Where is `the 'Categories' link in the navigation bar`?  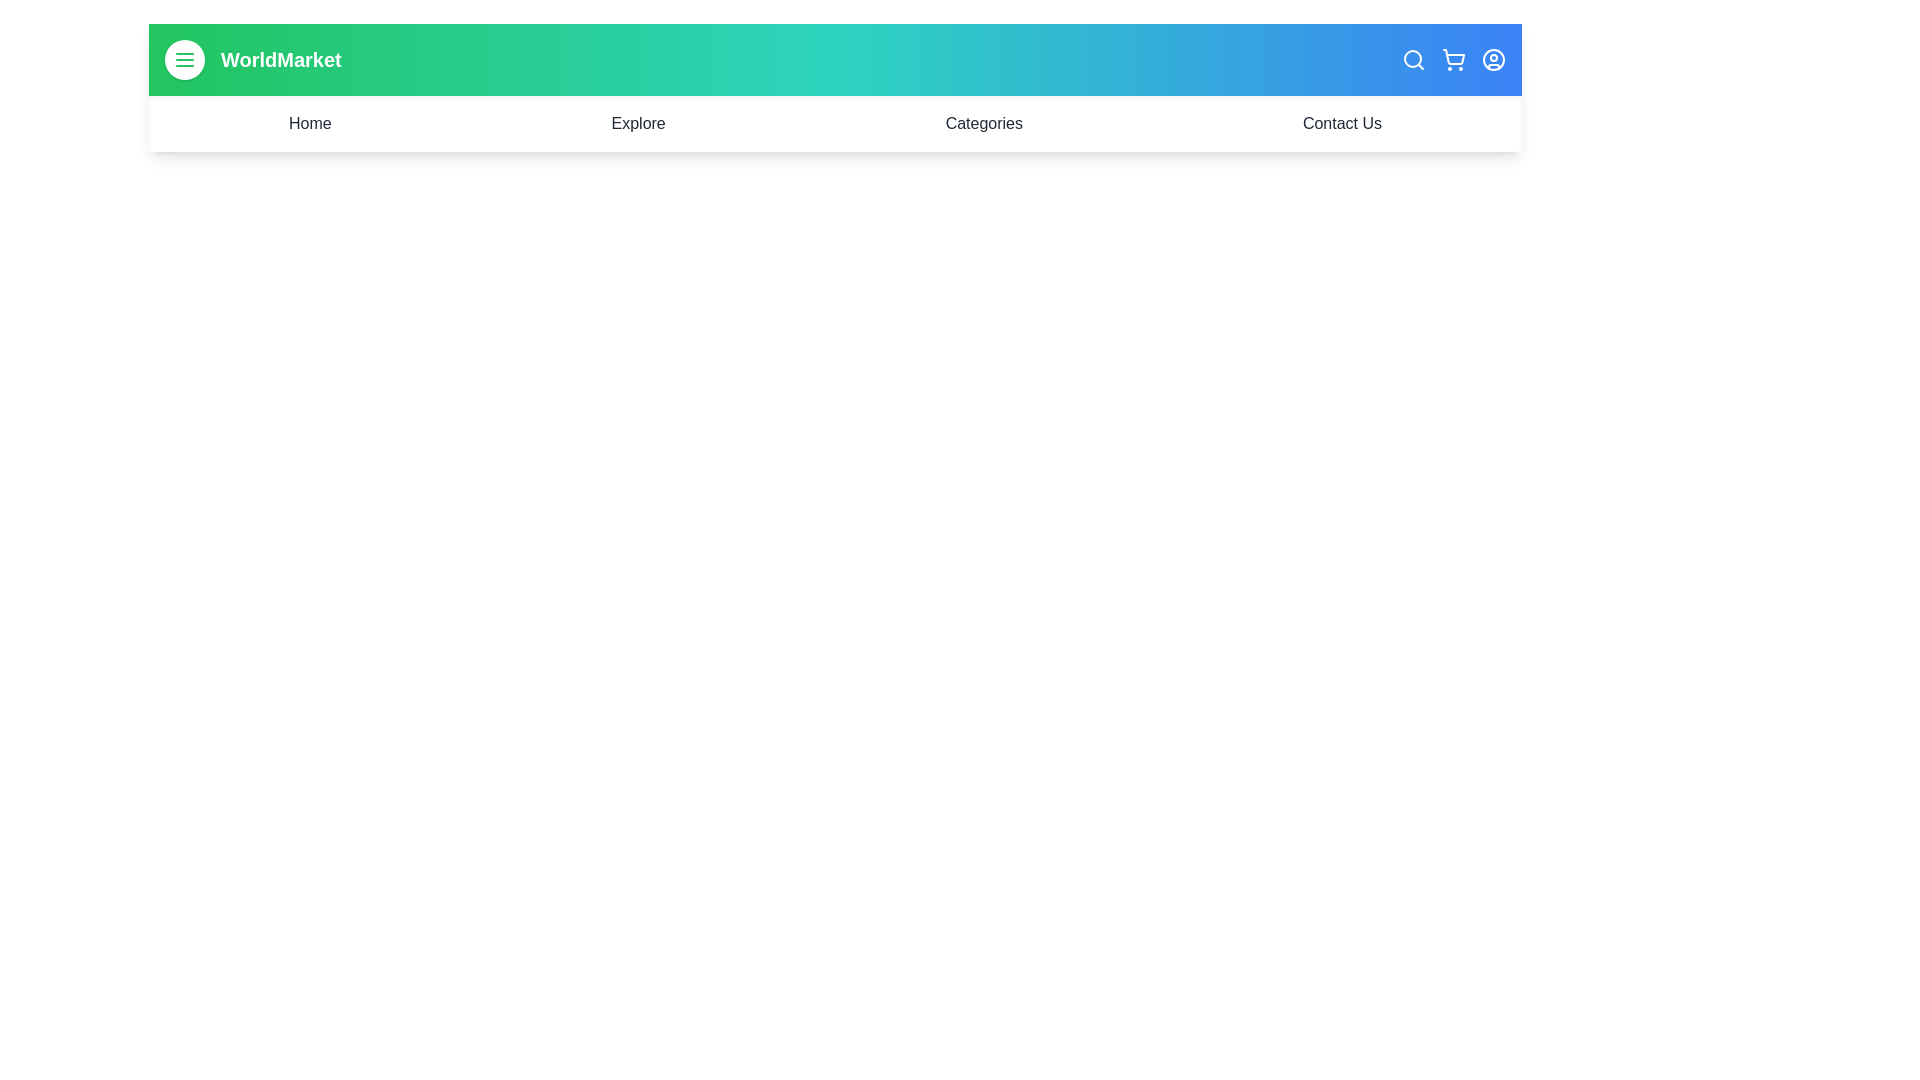
the 'Categories' link in the navigation bar is located at coordinates (984, 123).